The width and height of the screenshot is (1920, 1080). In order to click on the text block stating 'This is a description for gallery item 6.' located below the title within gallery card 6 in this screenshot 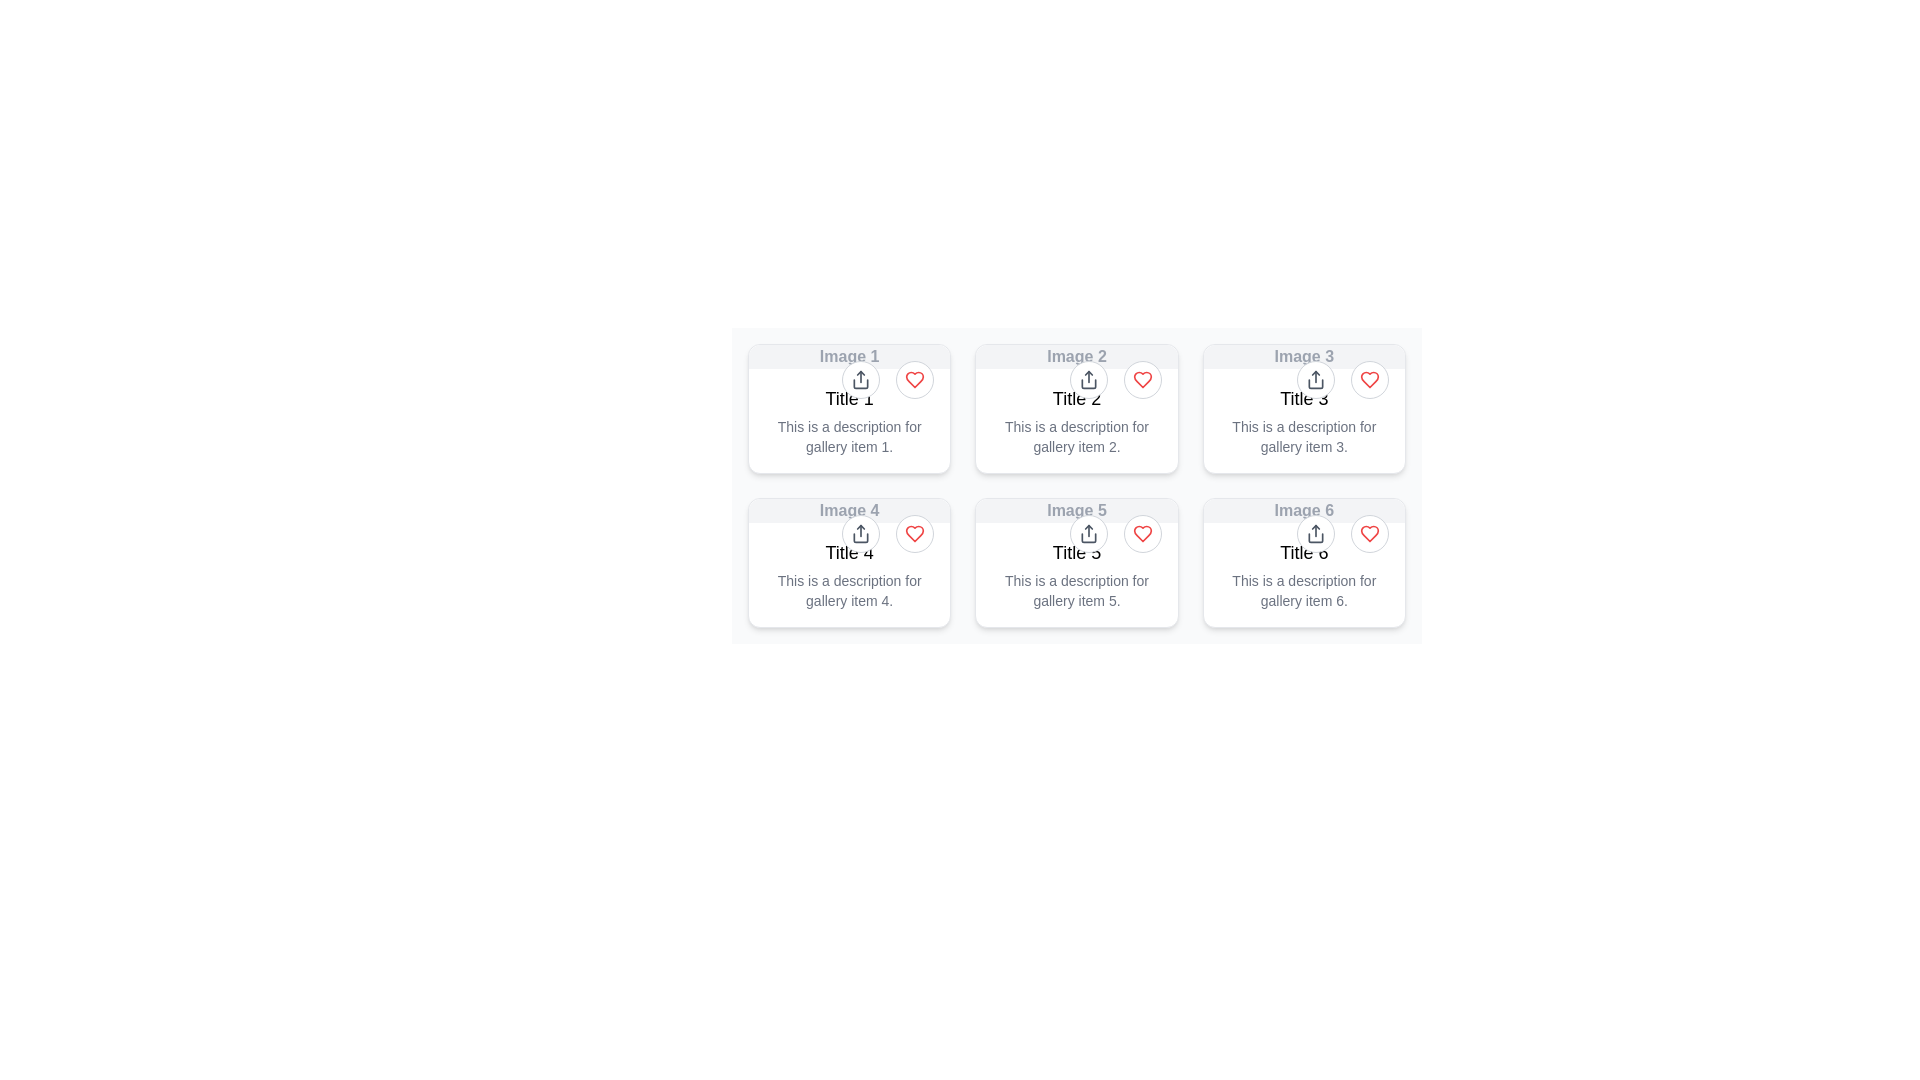, I will do `click(1304, 589)`.